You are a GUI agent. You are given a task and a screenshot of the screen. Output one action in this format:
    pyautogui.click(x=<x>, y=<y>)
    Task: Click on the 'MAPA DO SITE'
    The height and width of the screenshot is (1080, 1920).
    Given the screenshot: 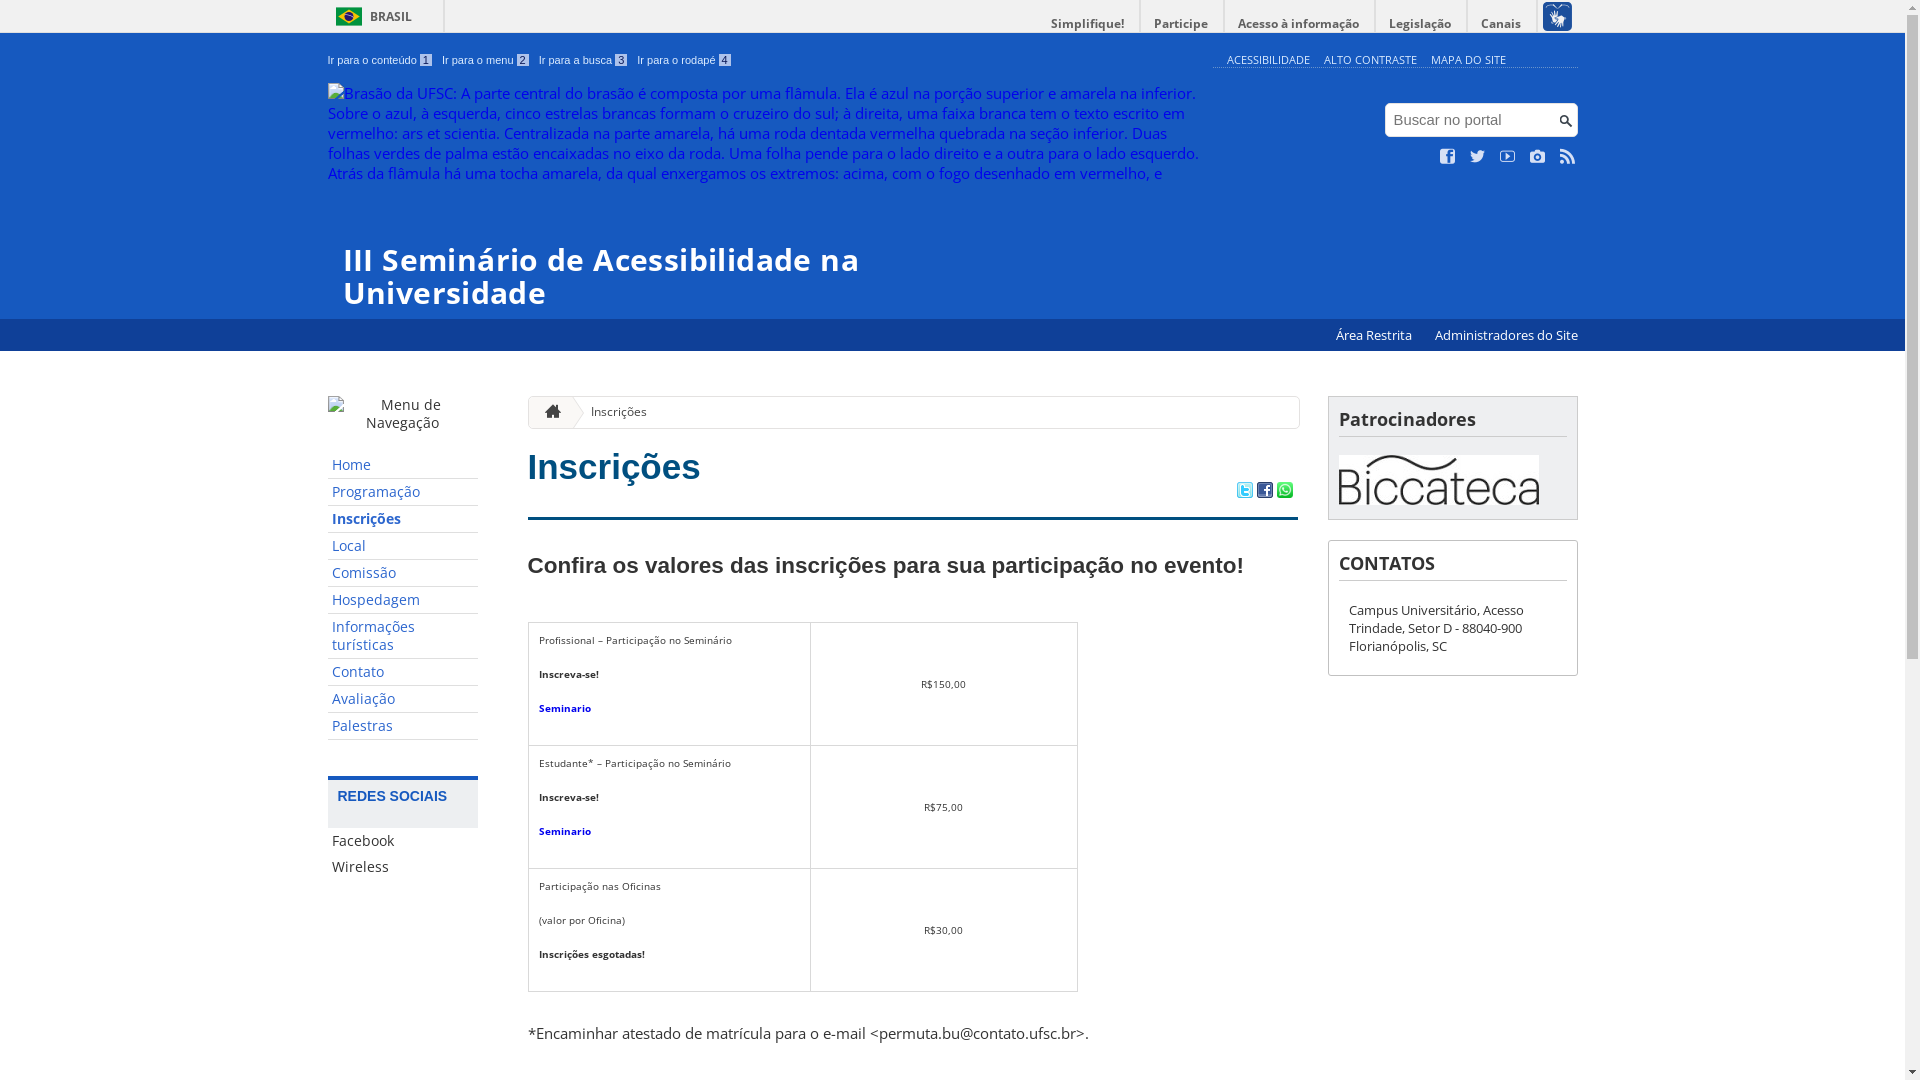 What is the action you would take?
    pyautogui.click(x=1467, y=58)
    